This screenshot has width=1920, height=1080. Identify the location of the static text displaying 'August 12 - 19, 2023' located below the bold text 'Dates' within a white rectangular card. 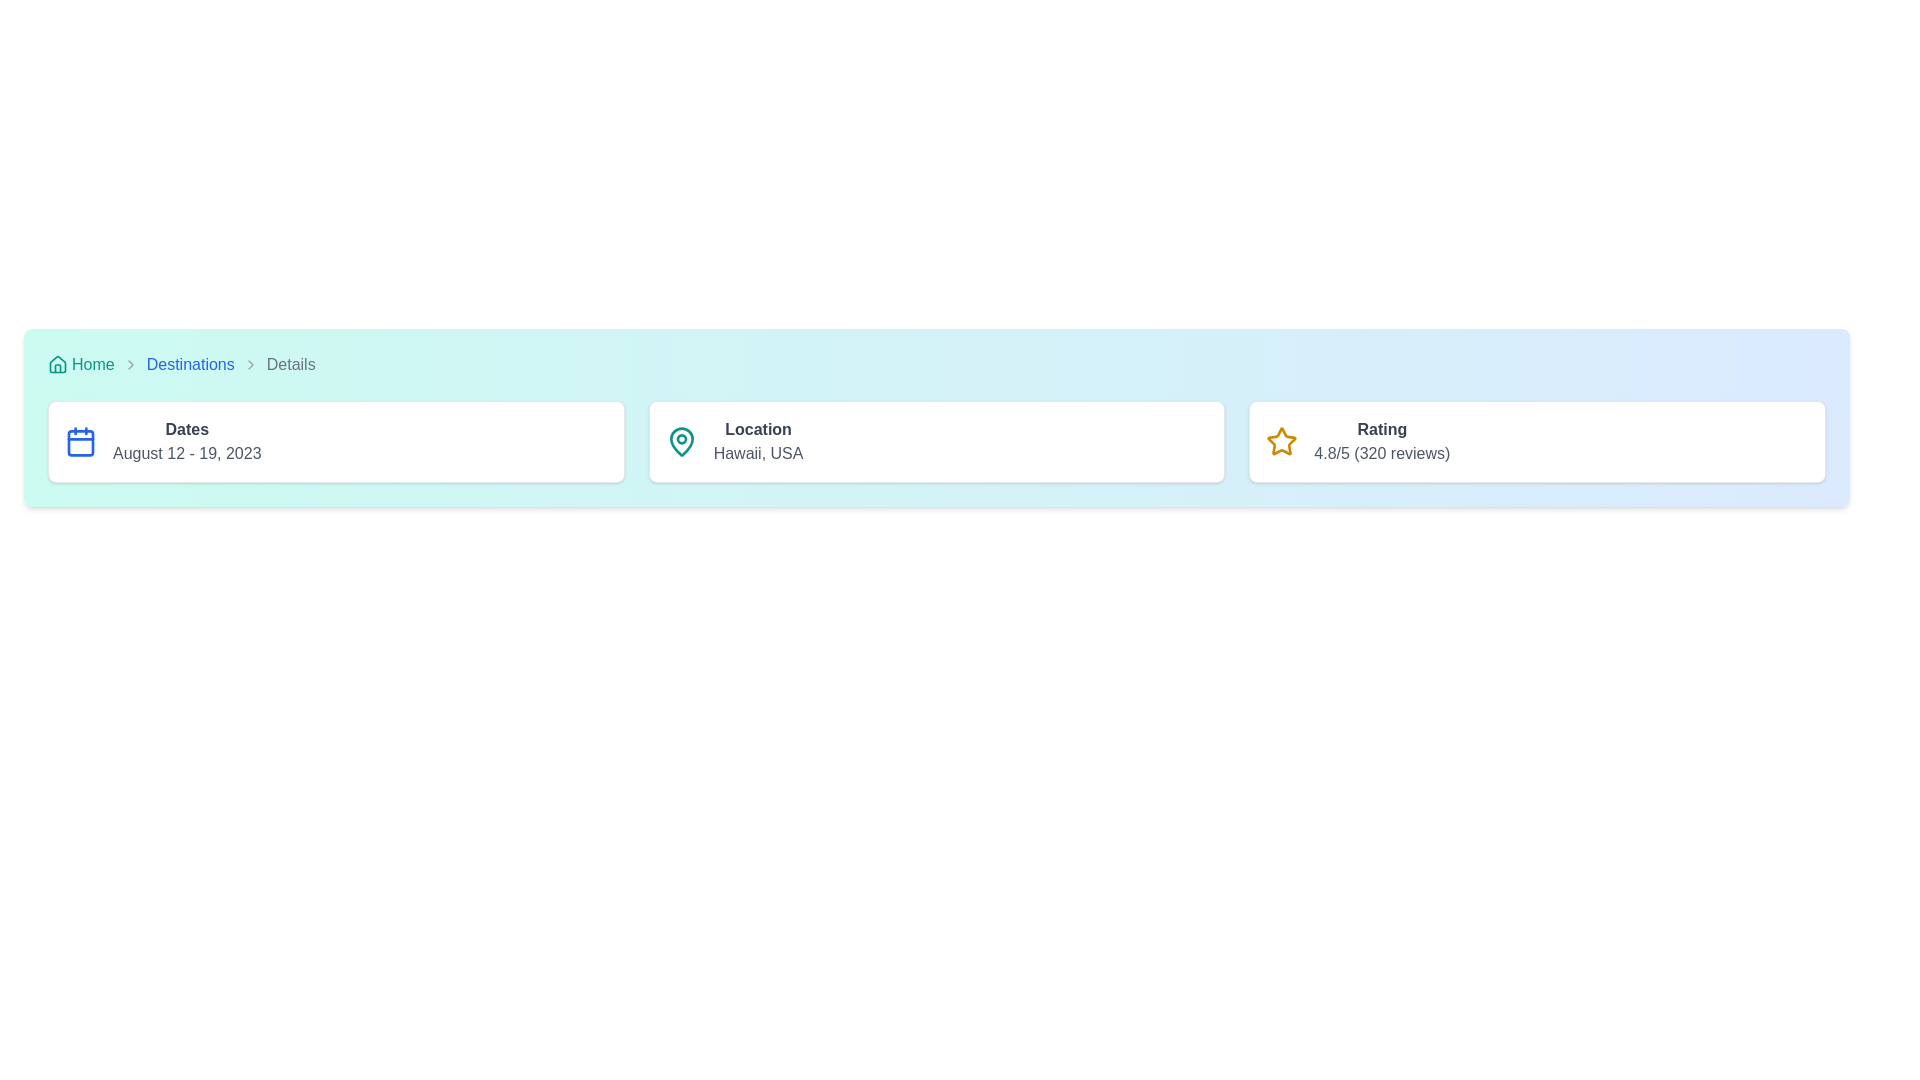
(187, 454).